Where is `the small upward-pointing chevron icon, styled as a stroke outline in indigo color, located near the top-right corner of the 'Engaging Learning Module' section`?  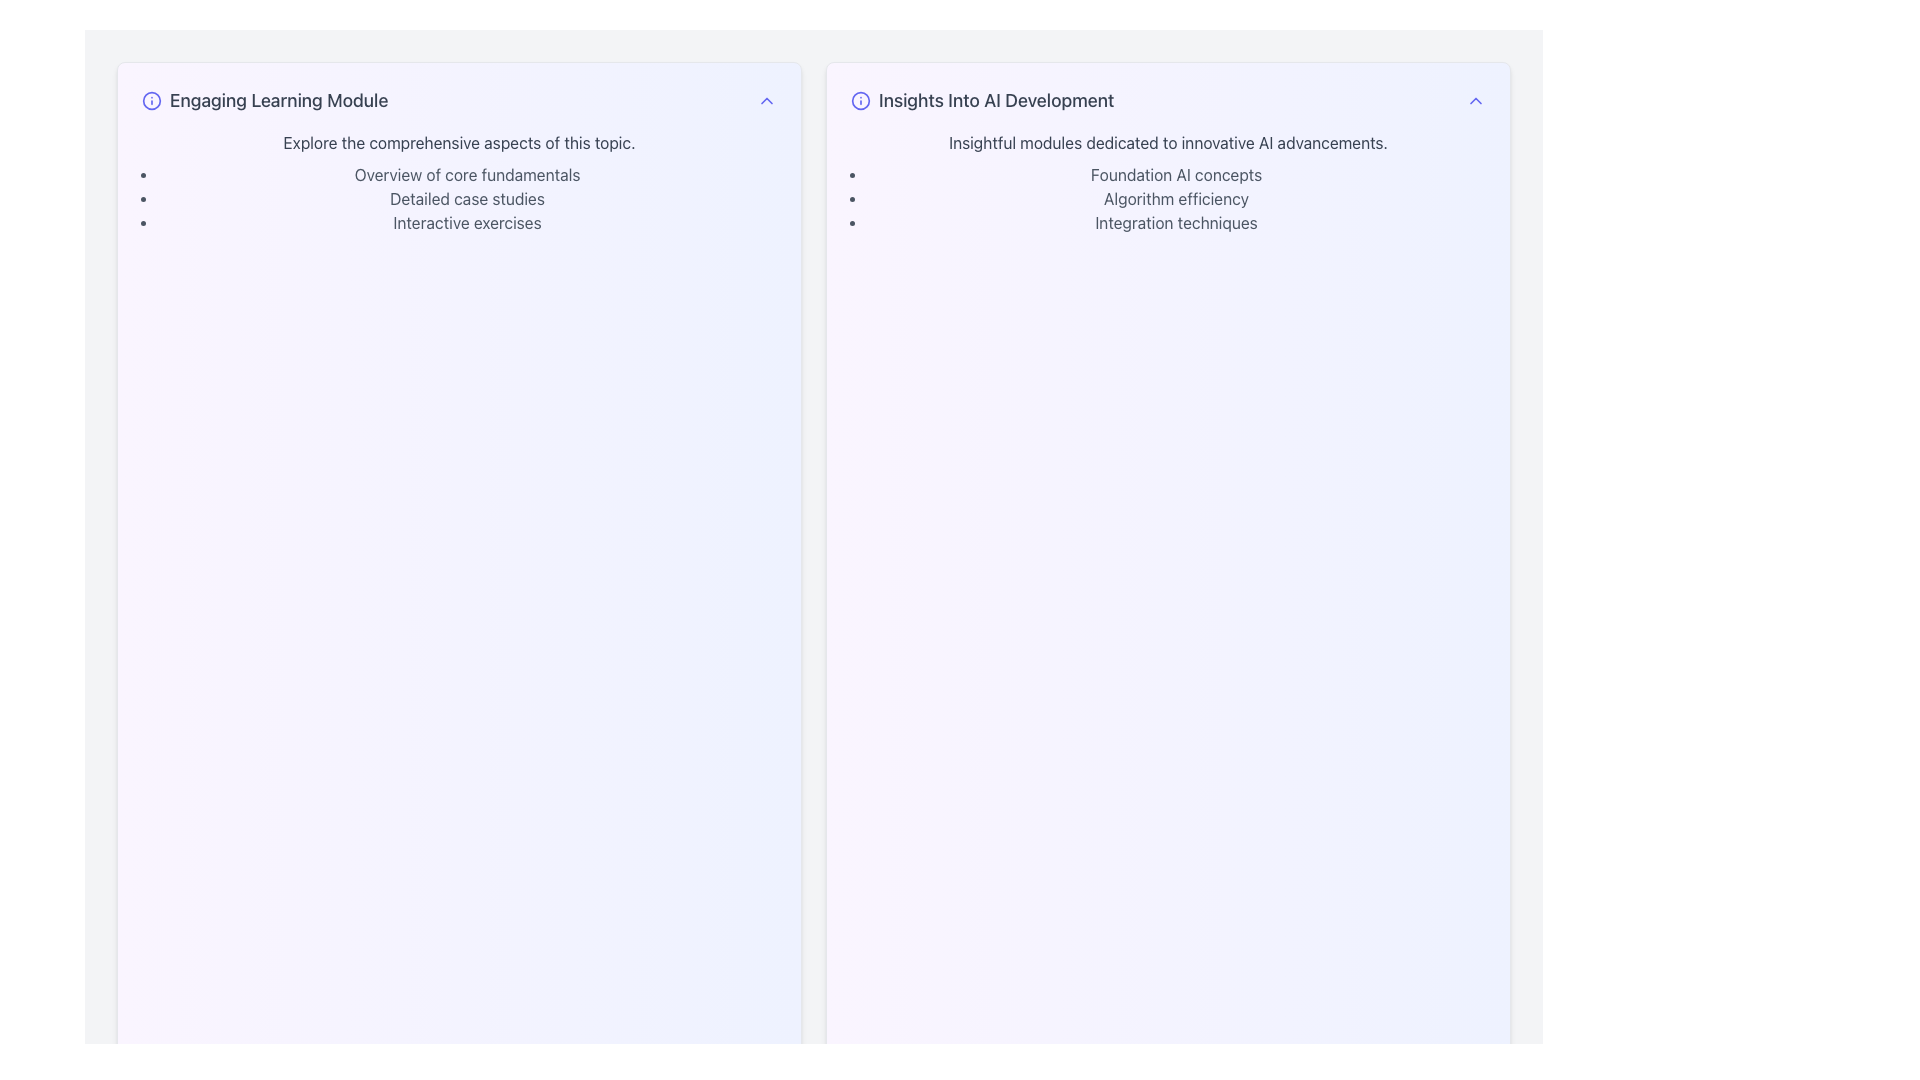
the small upward-pointing chevron icon, styled as a stroke outline in indigo color, located near the top-right corner of the 'Engaging Learning Module' section is located at coordinates (766, 100).